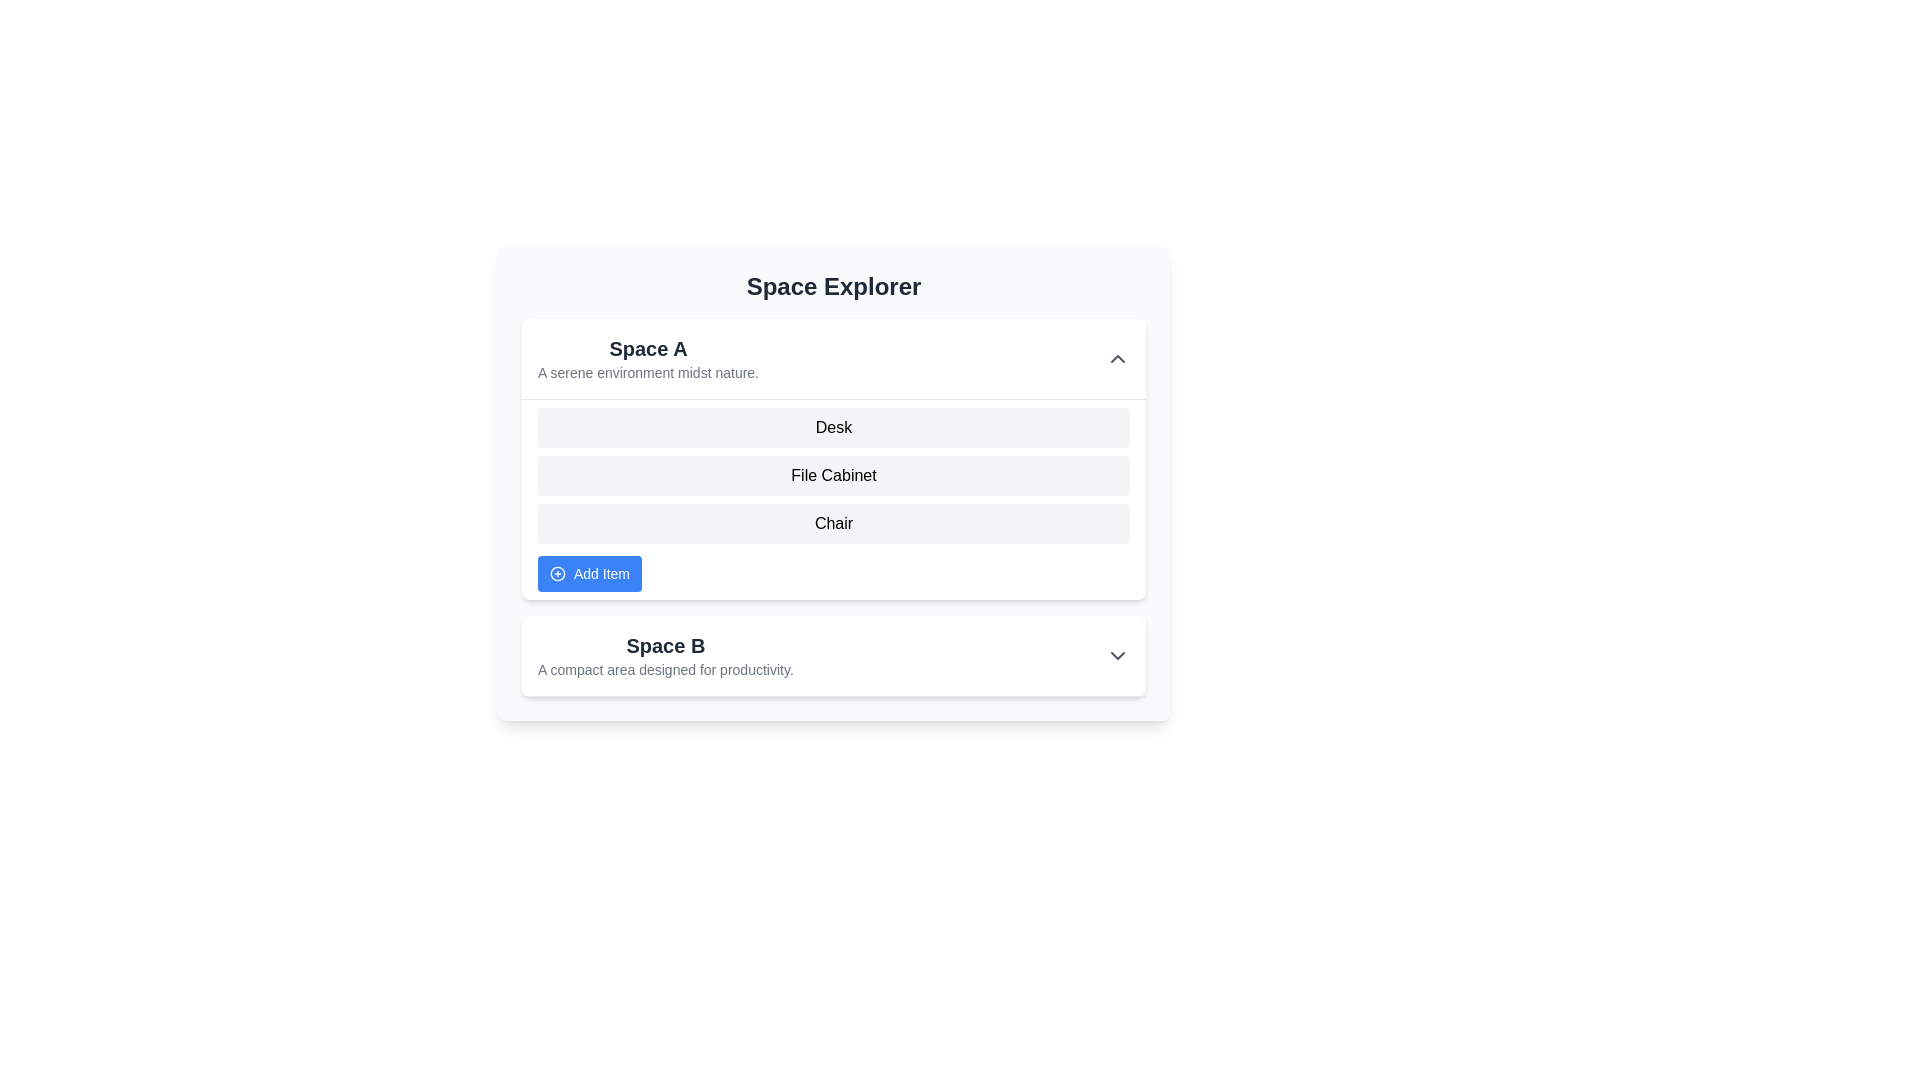 The image size is (1920, 1080). What do you see at coordinates (834, 427) in the screenshot?
I see `the first selectable item in the vertical list representing the 'Desk' category` at bounding box center [834, 427].